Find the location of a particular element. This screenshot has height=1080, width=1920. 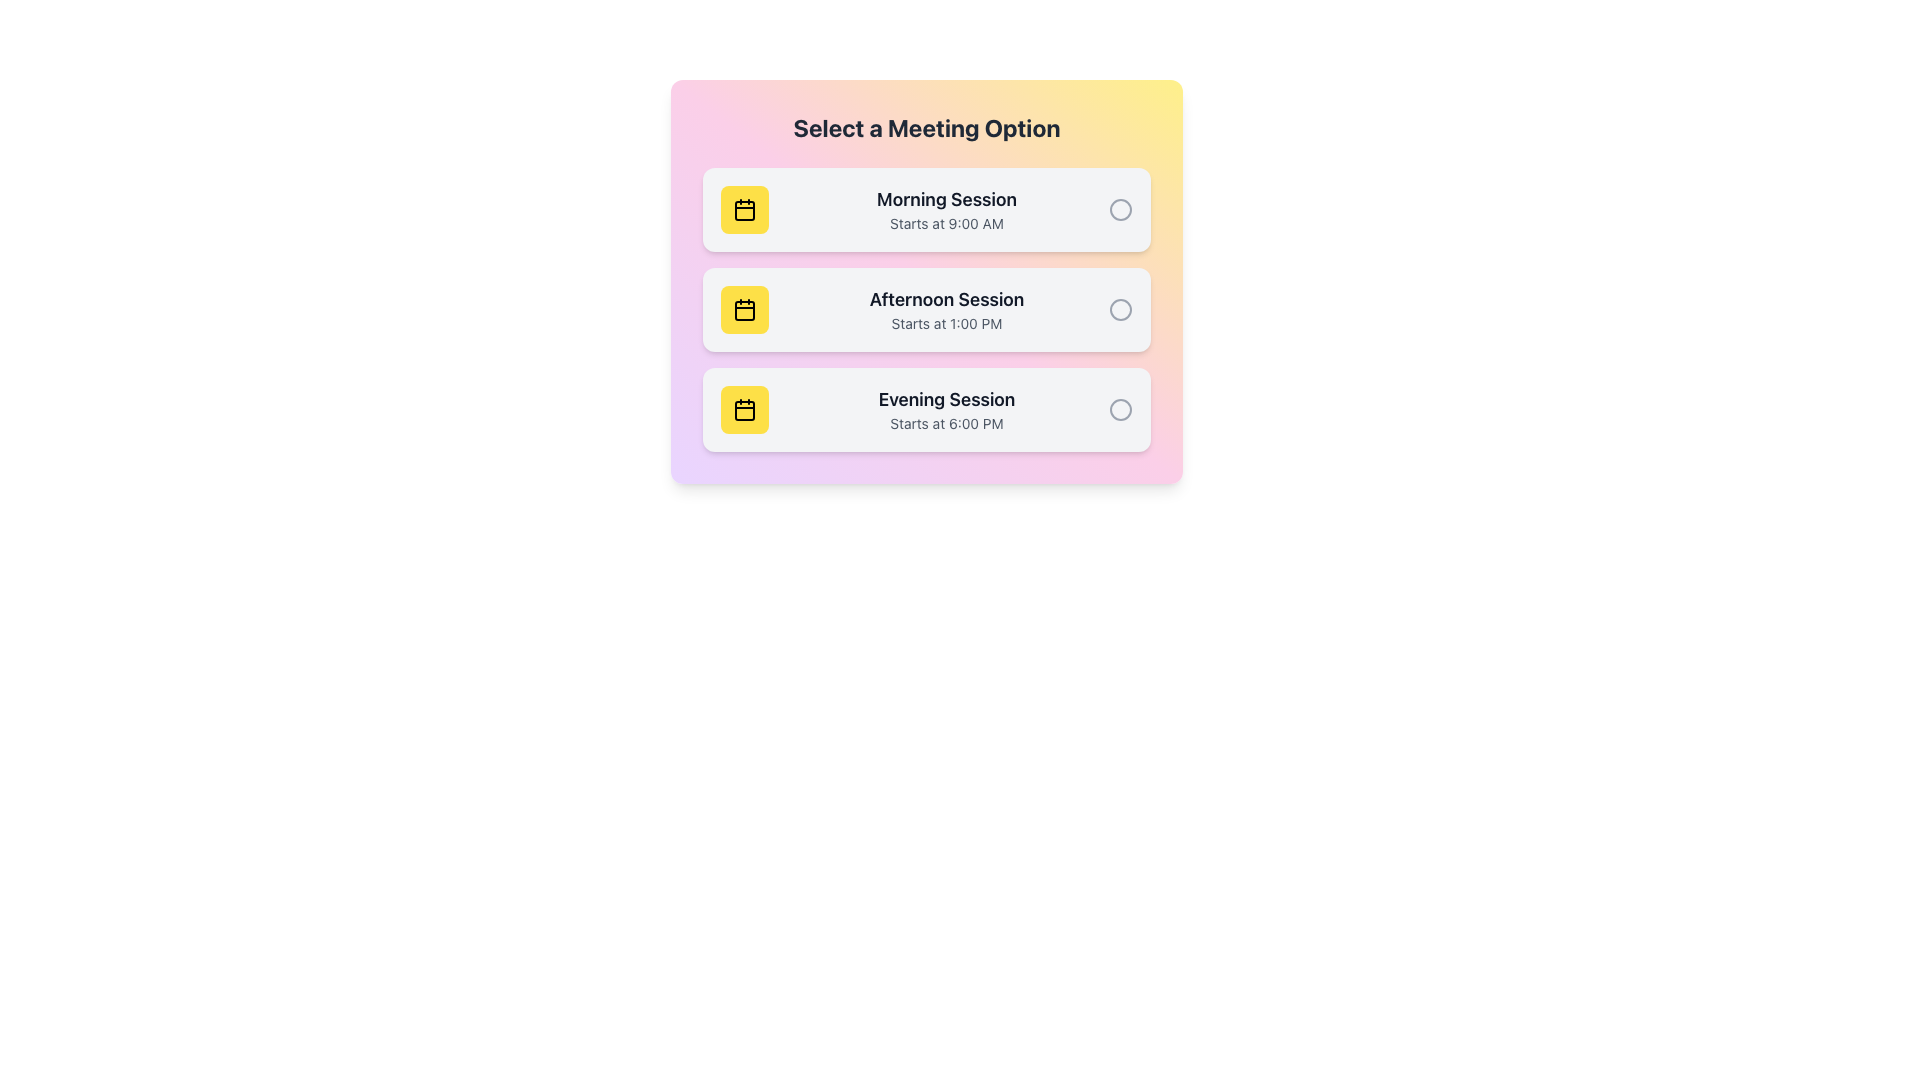

the text element that reads 'Starts at 6:00 PM', which is styled with a small, gray font and located beneath the 'Evening Session' title is located at coordinates (945, 423).